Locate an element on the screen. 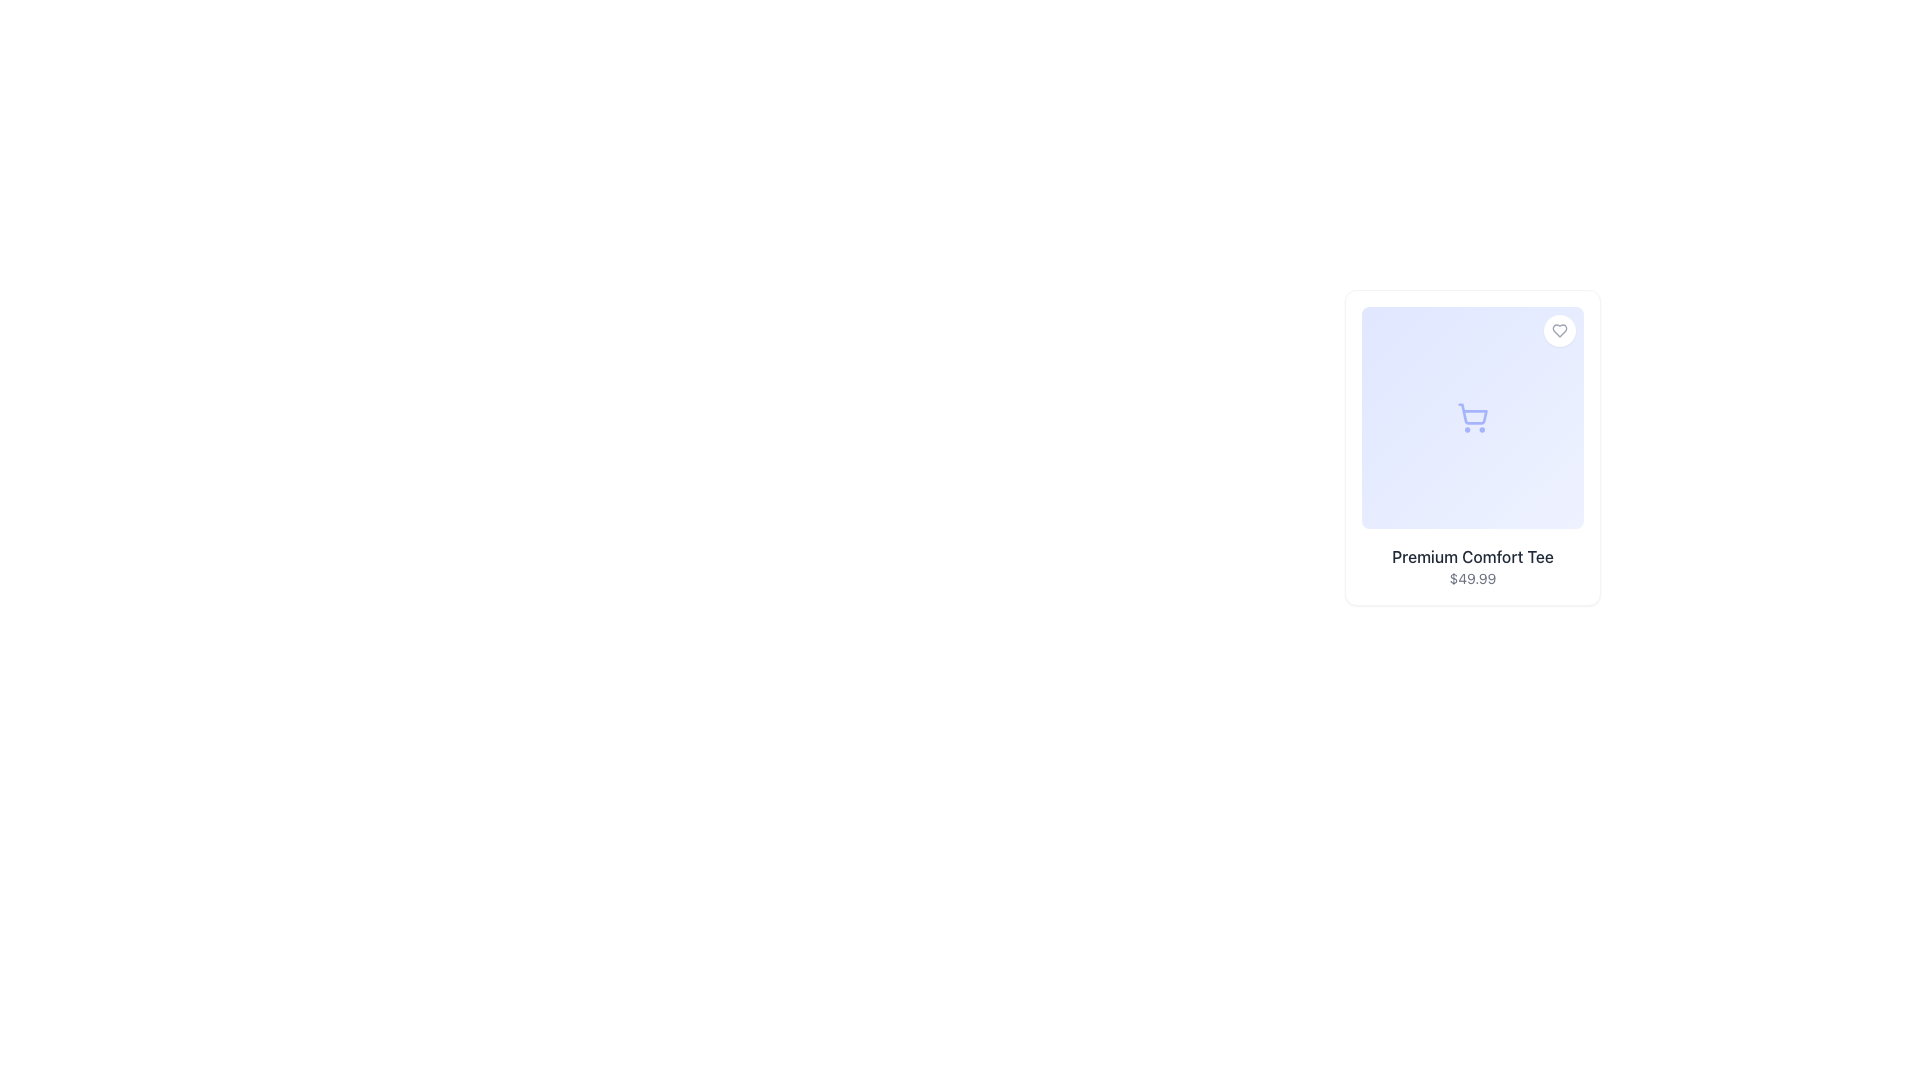 This screenshot has width=1920, height=1080. the shopping cart icon, which is styled in a light indigo hue and located in the top-left corner of the product card is located at coordinates (1473, 416).